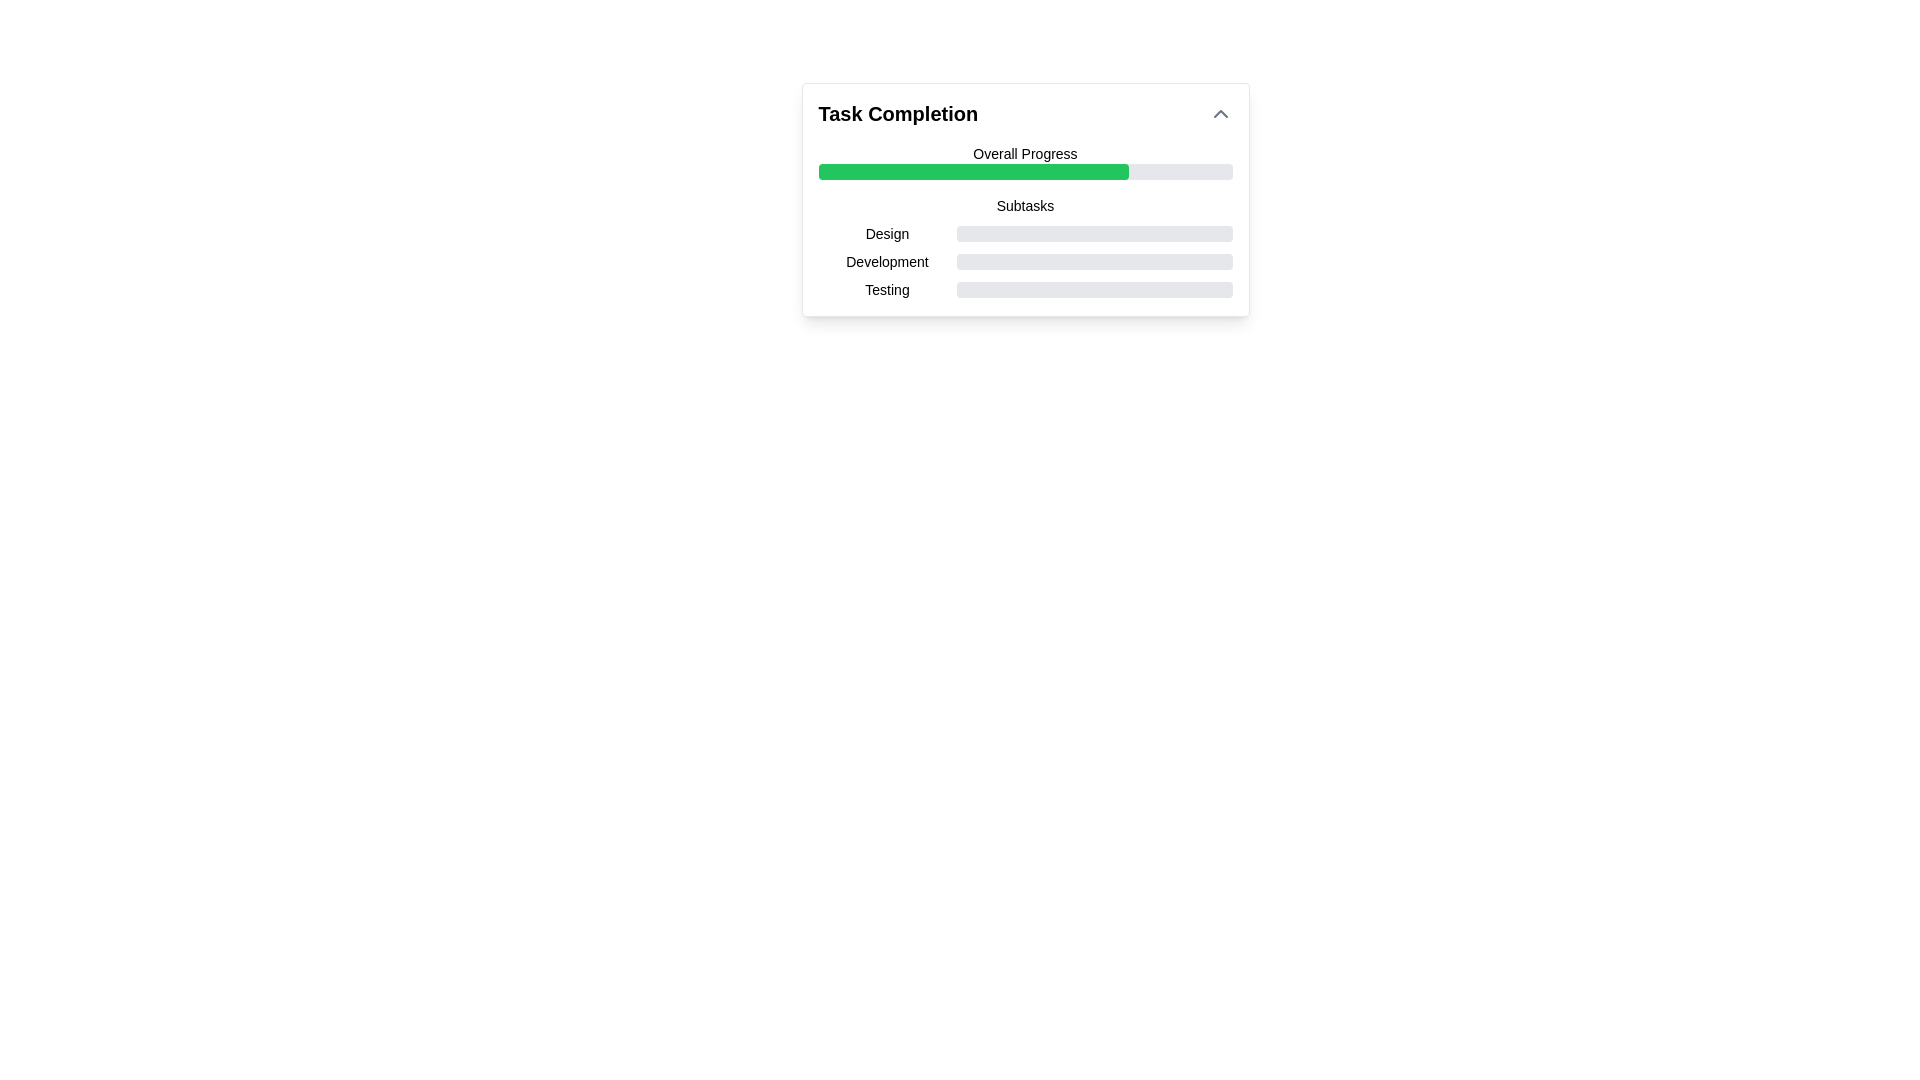  I want to click on the Task progress tracker located under the 'Overall Progress' bar, which displays subtasks 'Design,' 'Development,' and 'Testing' with their respective progress bars, so click(1025, 246).